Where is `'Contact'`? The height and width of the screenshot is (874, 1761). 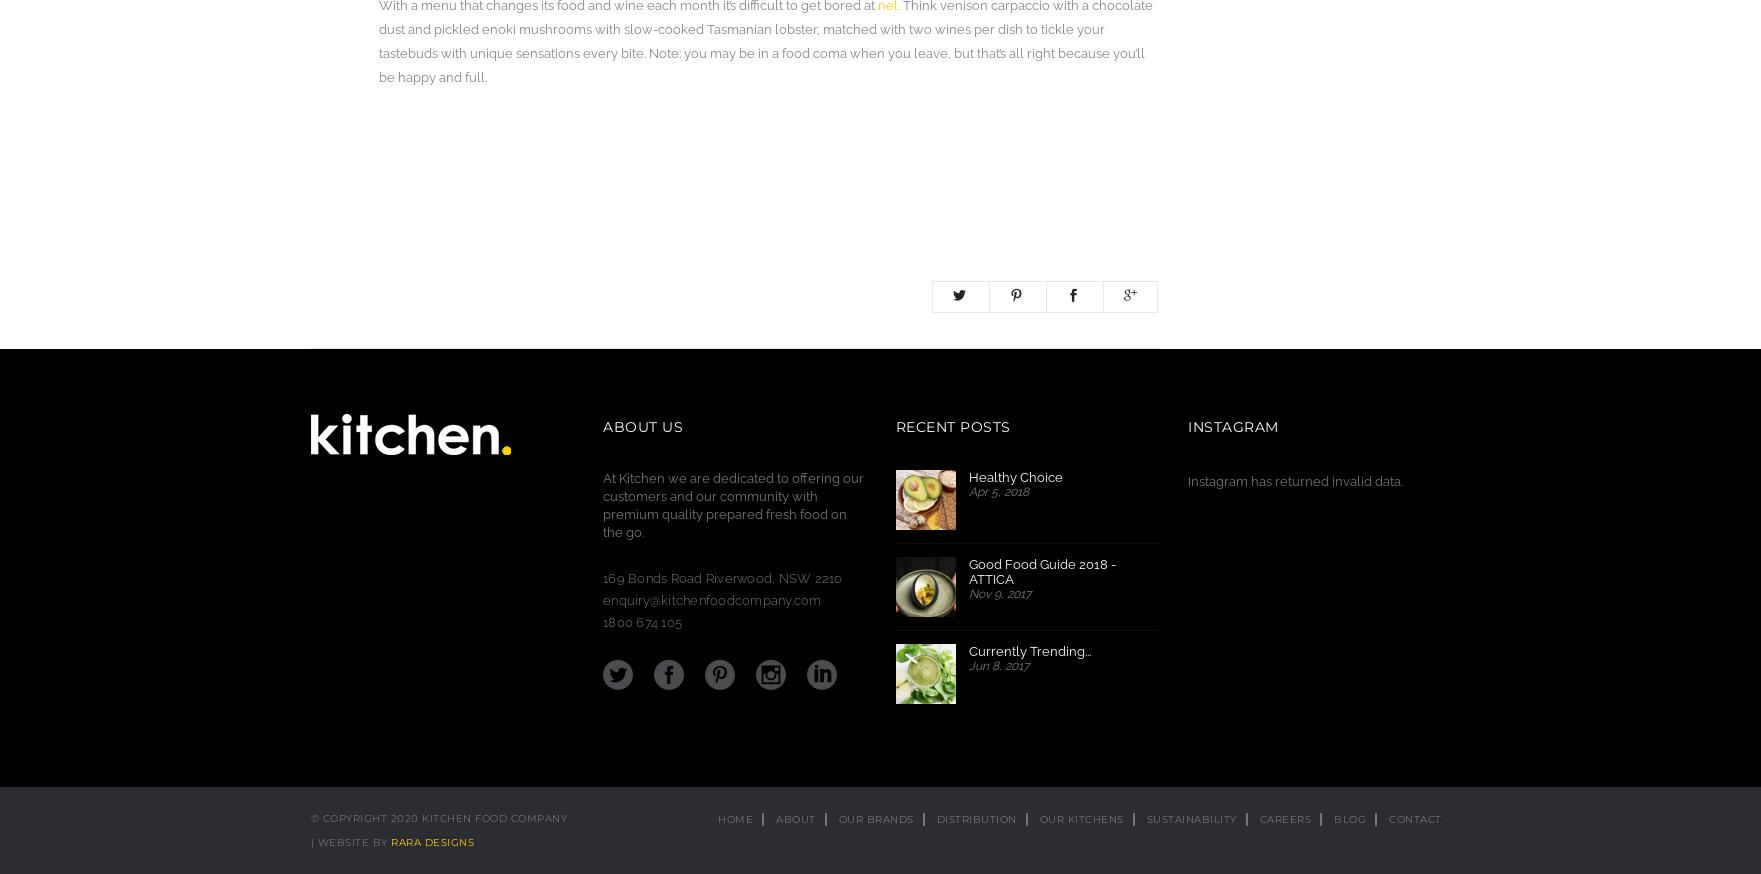
'Contact' is located at coordinates (1414, 819).